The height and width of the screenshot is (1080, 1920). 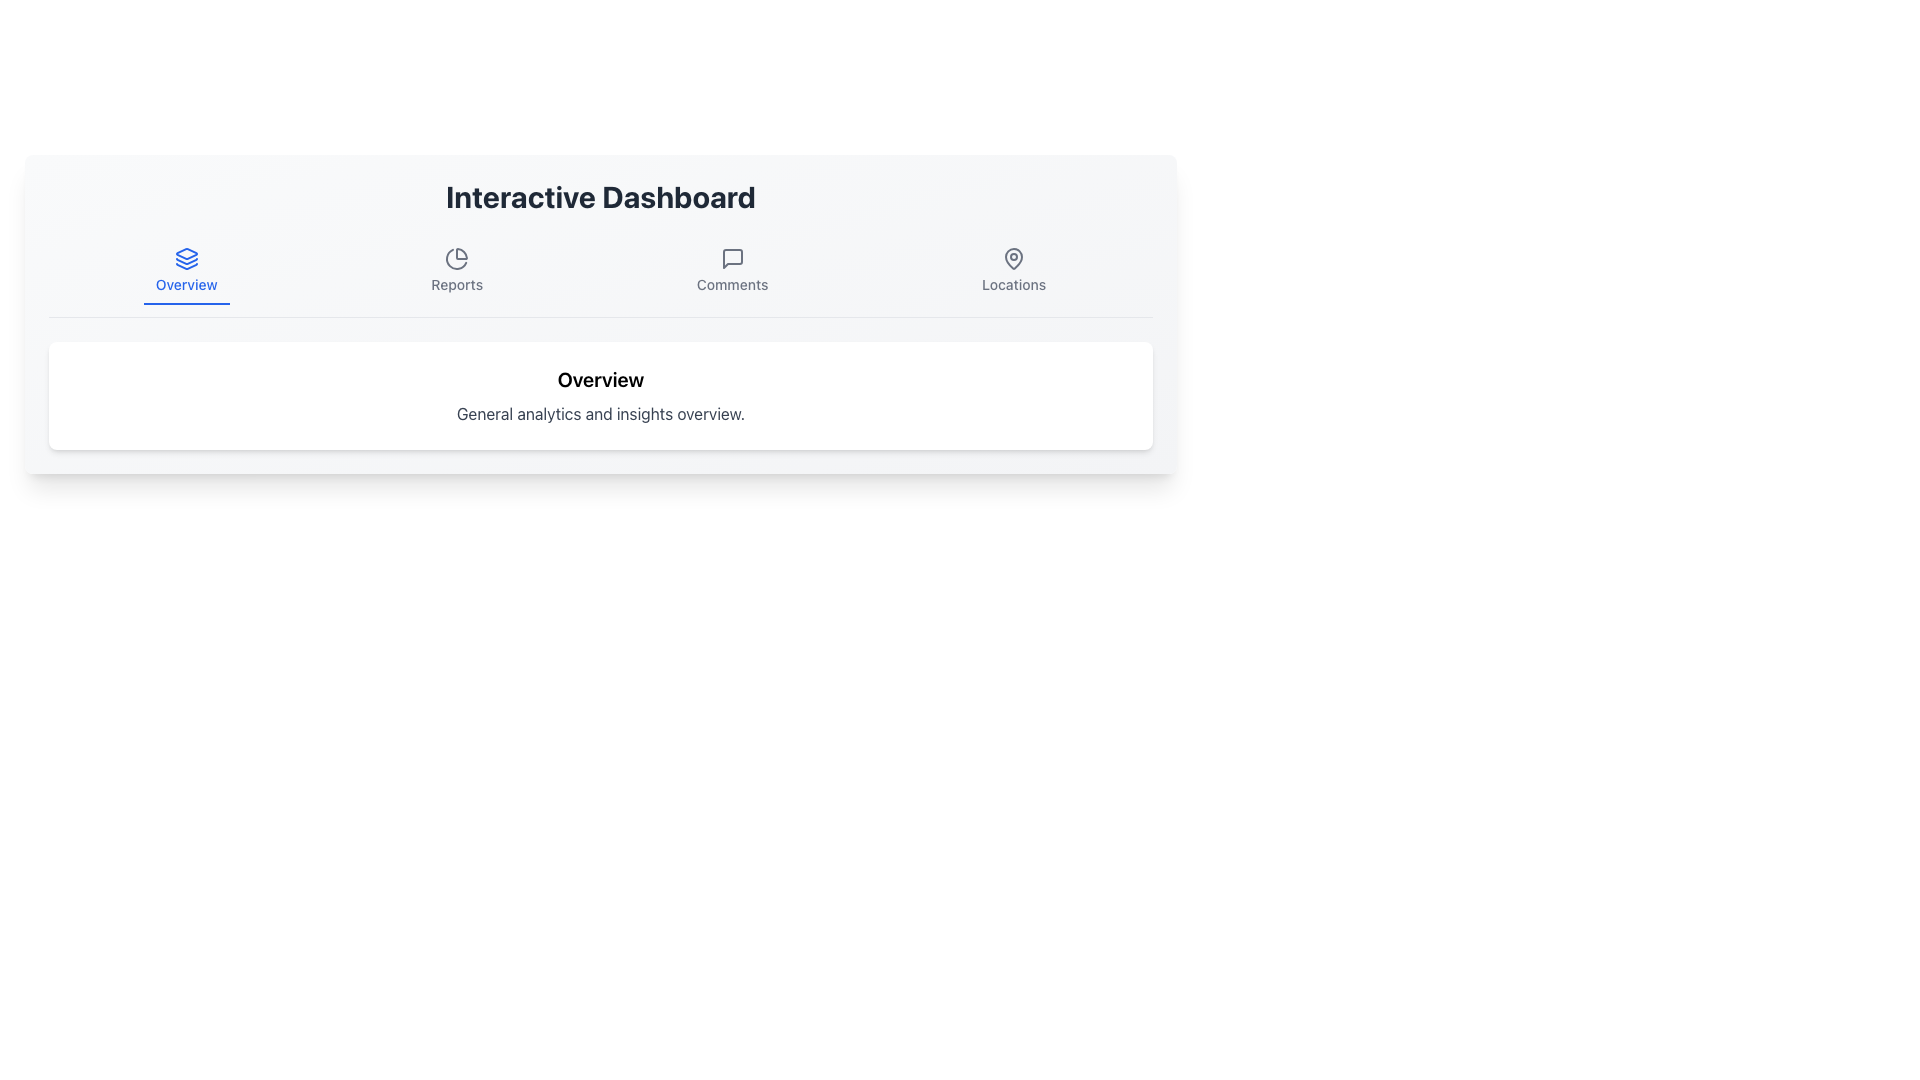 What do you see at coordinates (186, 272) in the screenshot?
I see `the 'Overview' button located in the upper-left region of the horizontal menu, which is styled with a blue color scheme and labeled with an icon of layered squares` at bounding box center [186, 272].